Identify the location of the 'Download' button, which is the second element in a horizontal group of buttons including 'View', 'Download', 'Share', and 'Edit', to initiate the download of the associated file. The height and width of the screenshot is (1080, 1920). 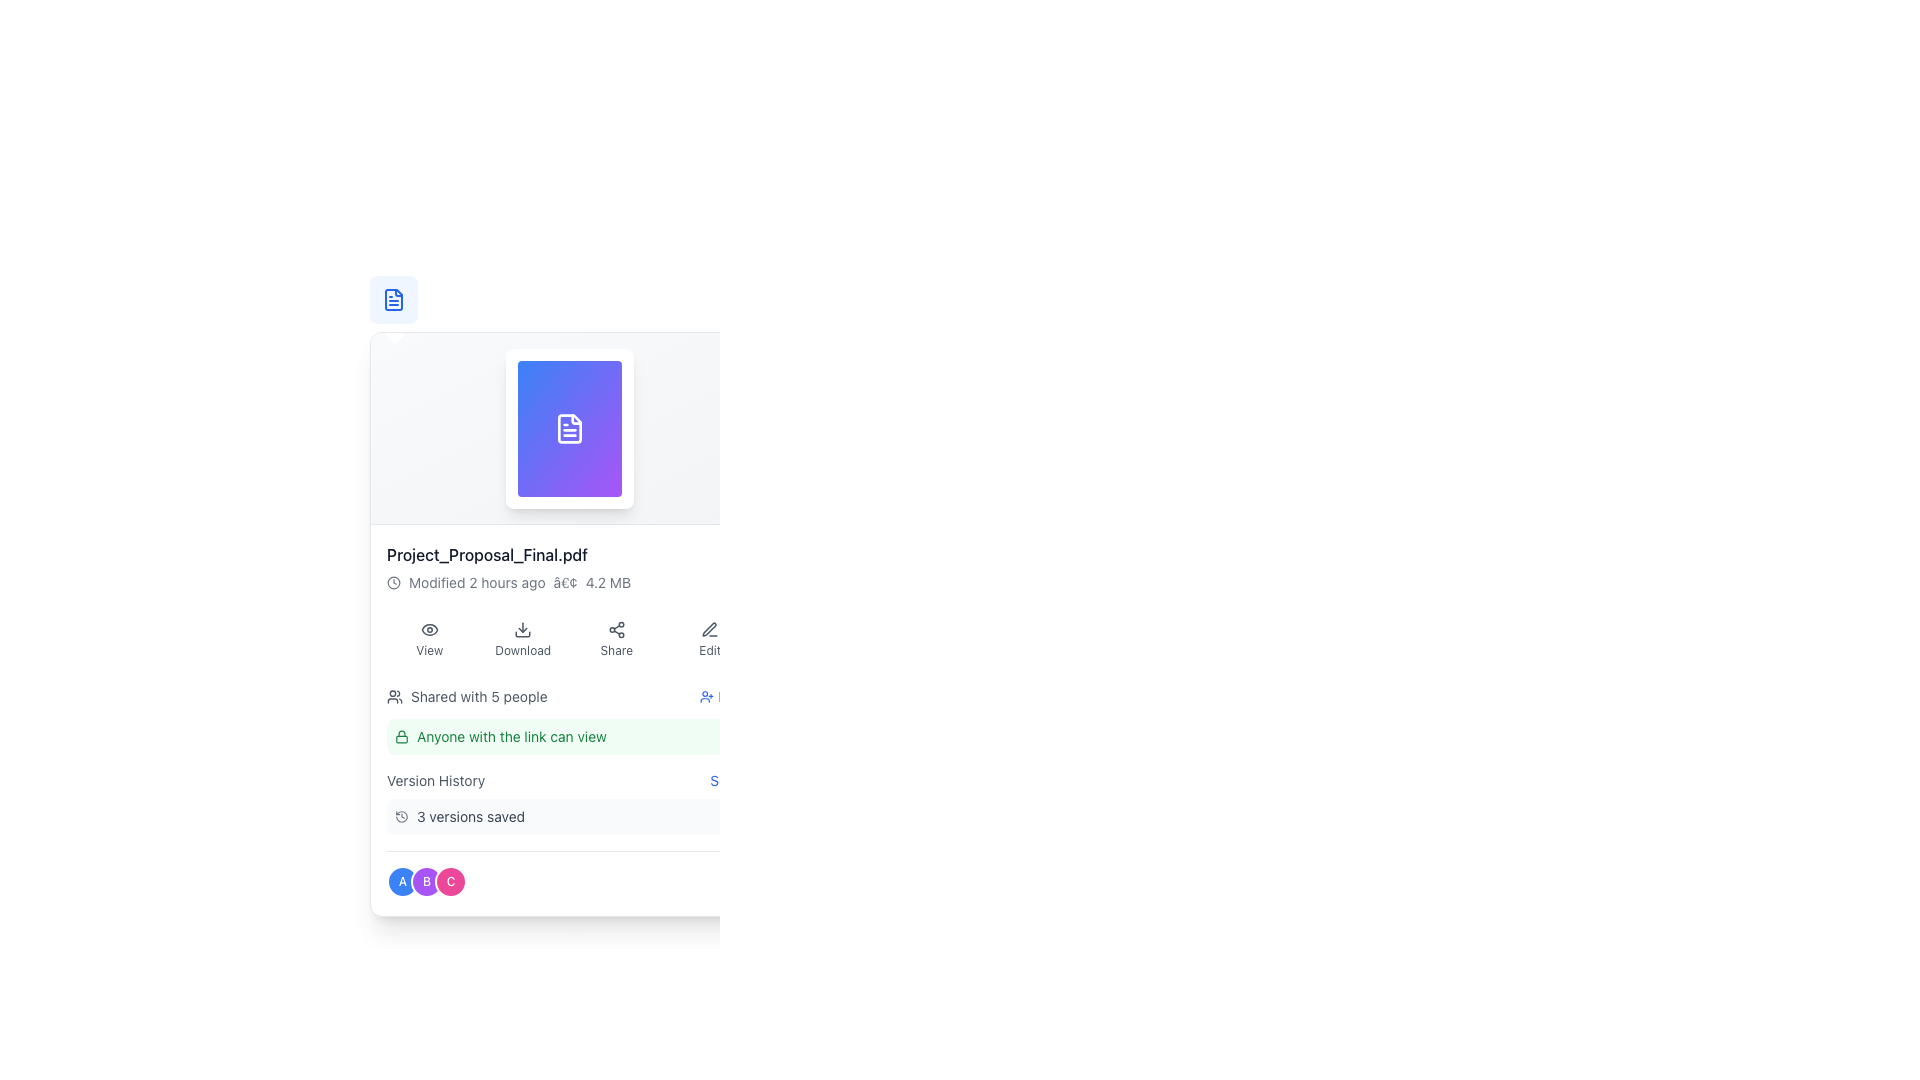
(523, 640).